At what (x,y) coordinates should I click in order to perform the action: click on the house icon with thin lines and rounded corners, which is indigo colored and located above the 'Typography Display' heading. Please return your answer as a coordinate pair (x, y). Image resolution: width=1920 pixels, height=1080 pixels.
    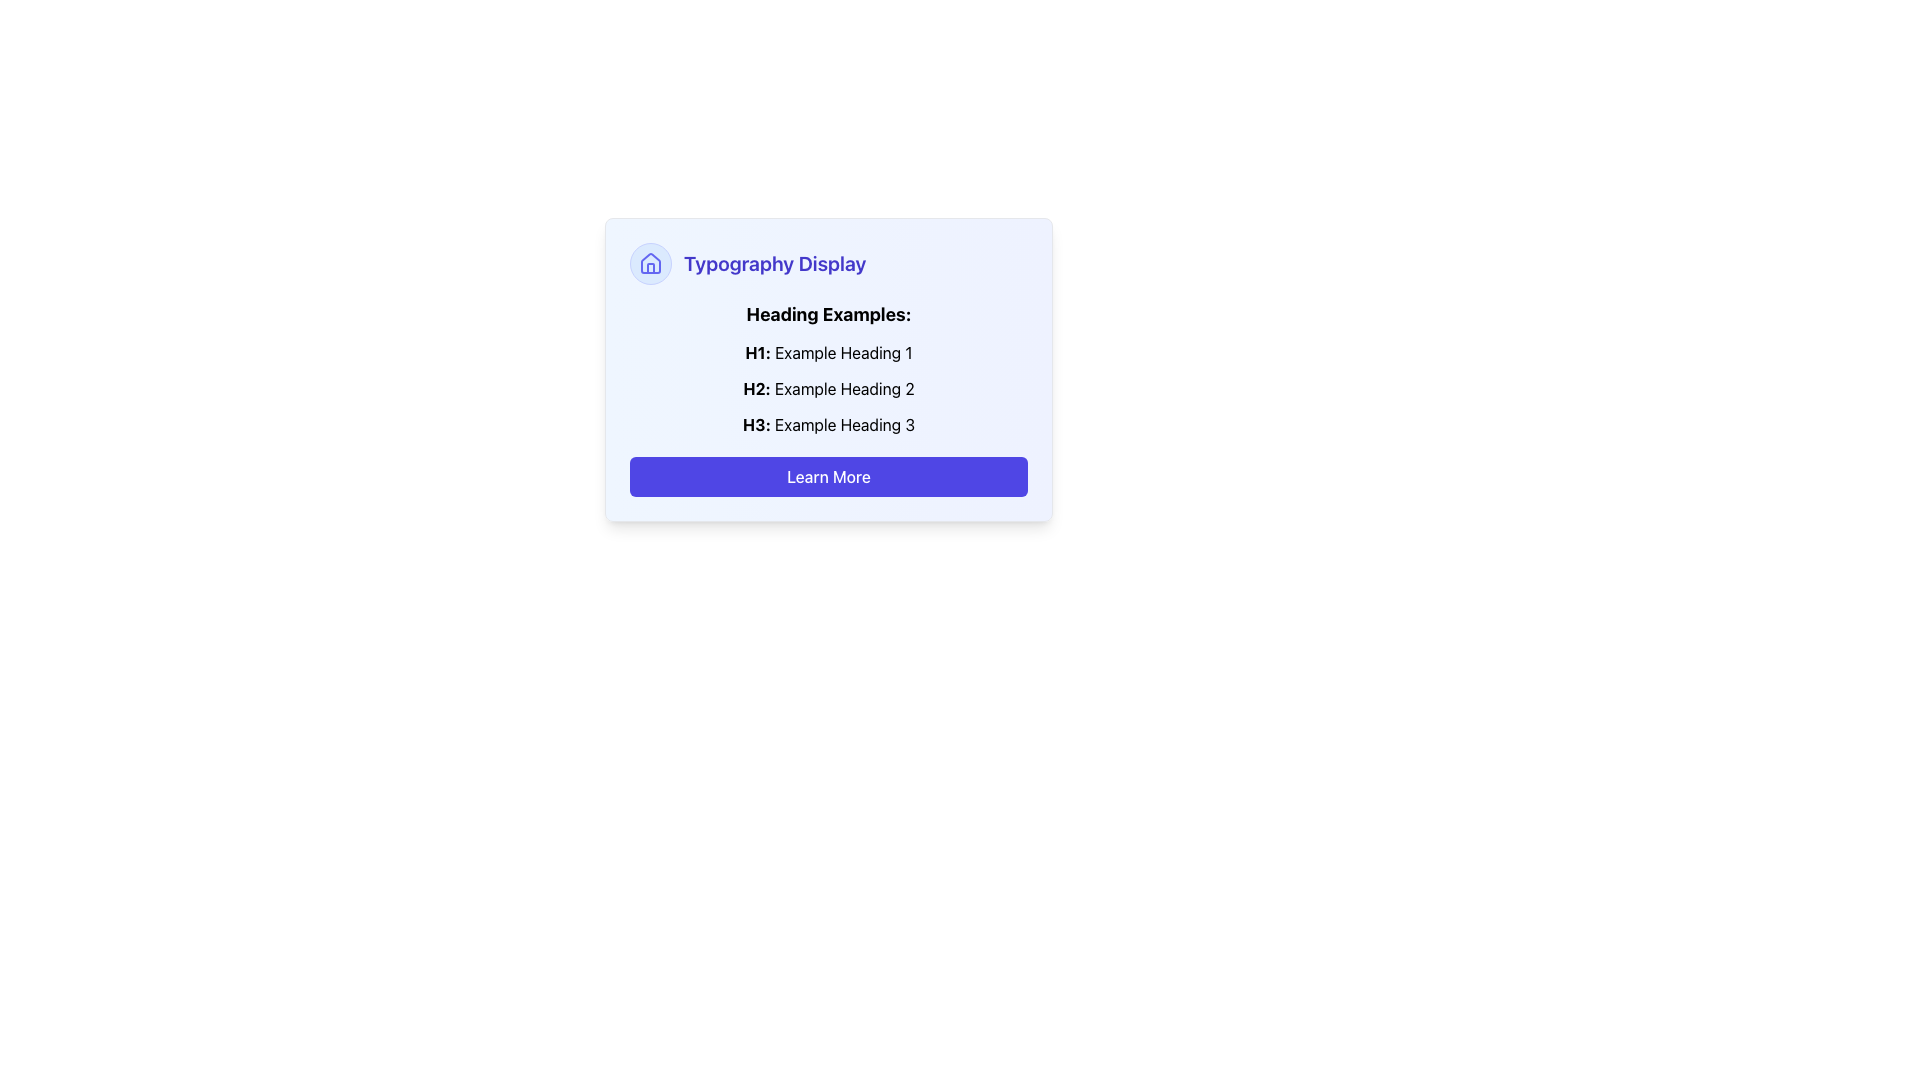
    Looking at the image, I should click on (651, 262).